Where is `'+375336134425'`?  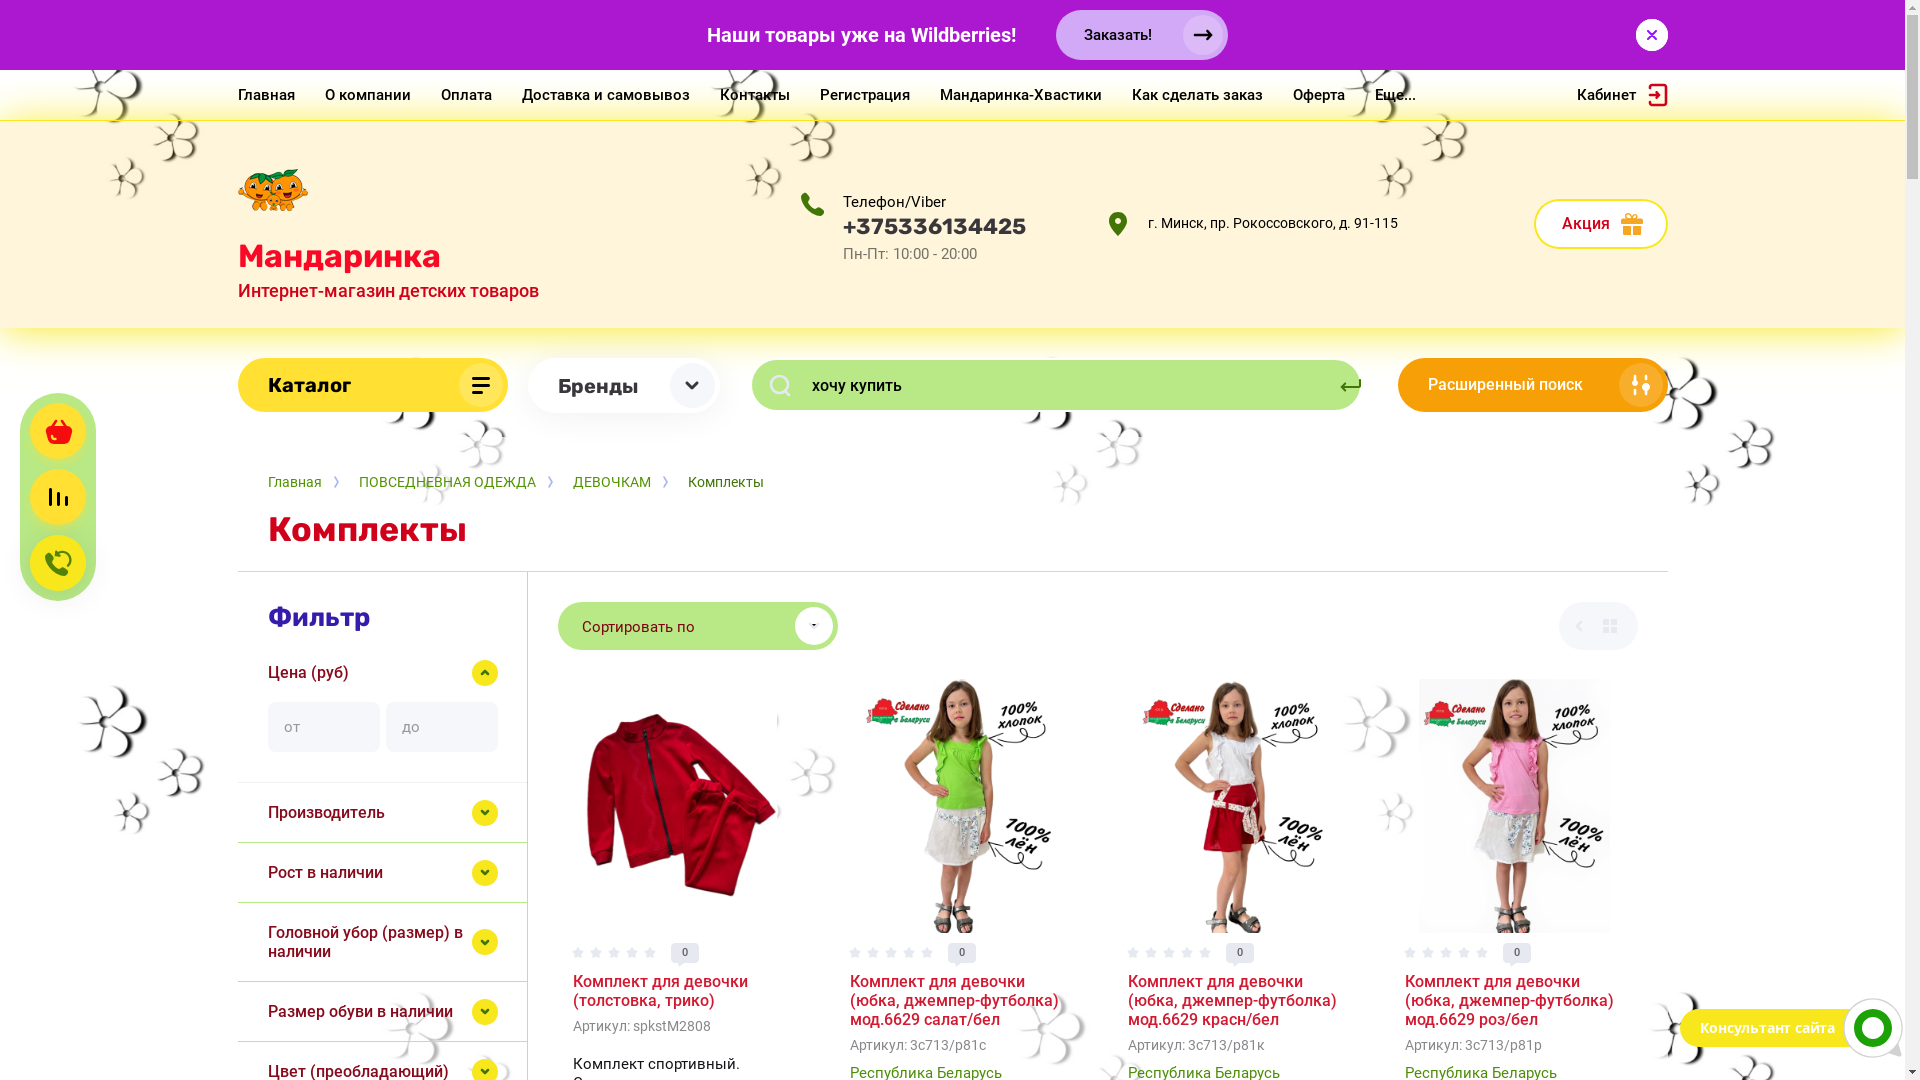
'+375336134425' is located at coordinates (932, 225).